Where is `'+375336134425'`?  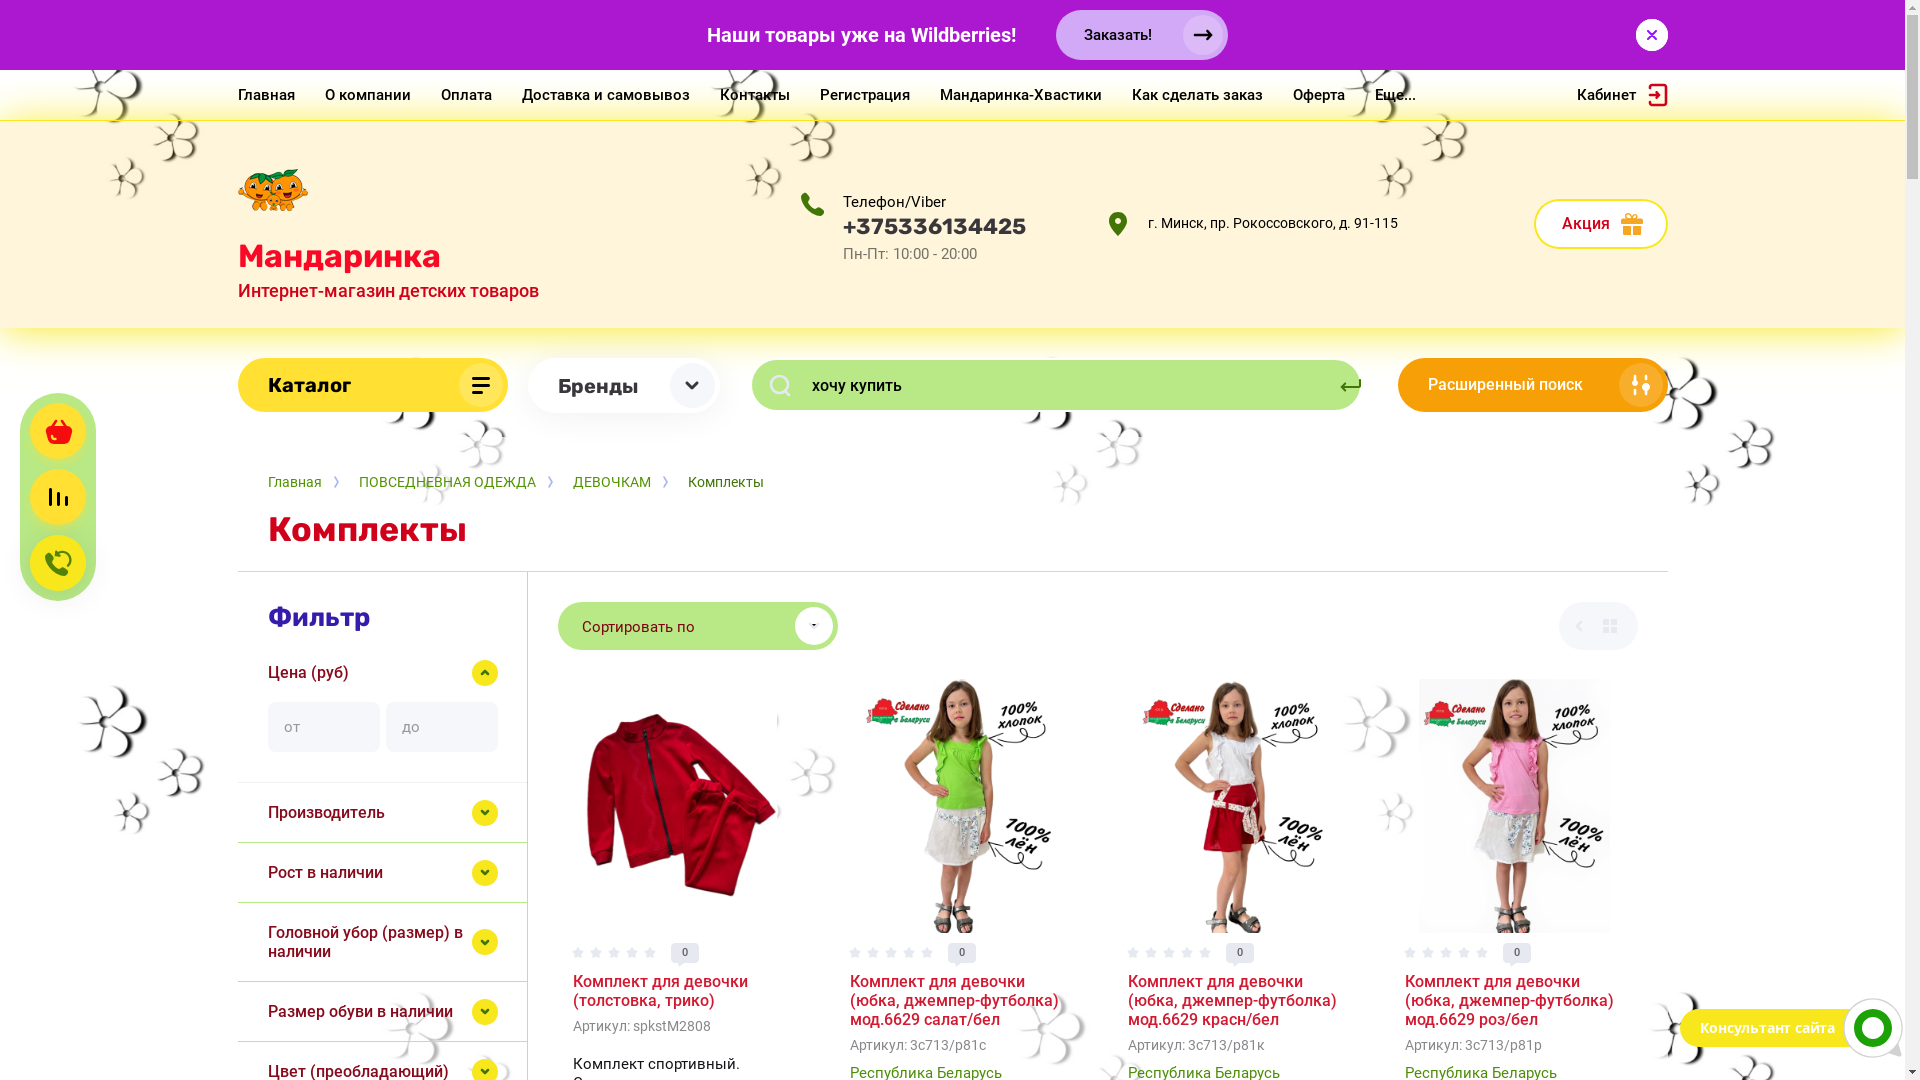
'+375336134425' is located at coordinates (932, 225).